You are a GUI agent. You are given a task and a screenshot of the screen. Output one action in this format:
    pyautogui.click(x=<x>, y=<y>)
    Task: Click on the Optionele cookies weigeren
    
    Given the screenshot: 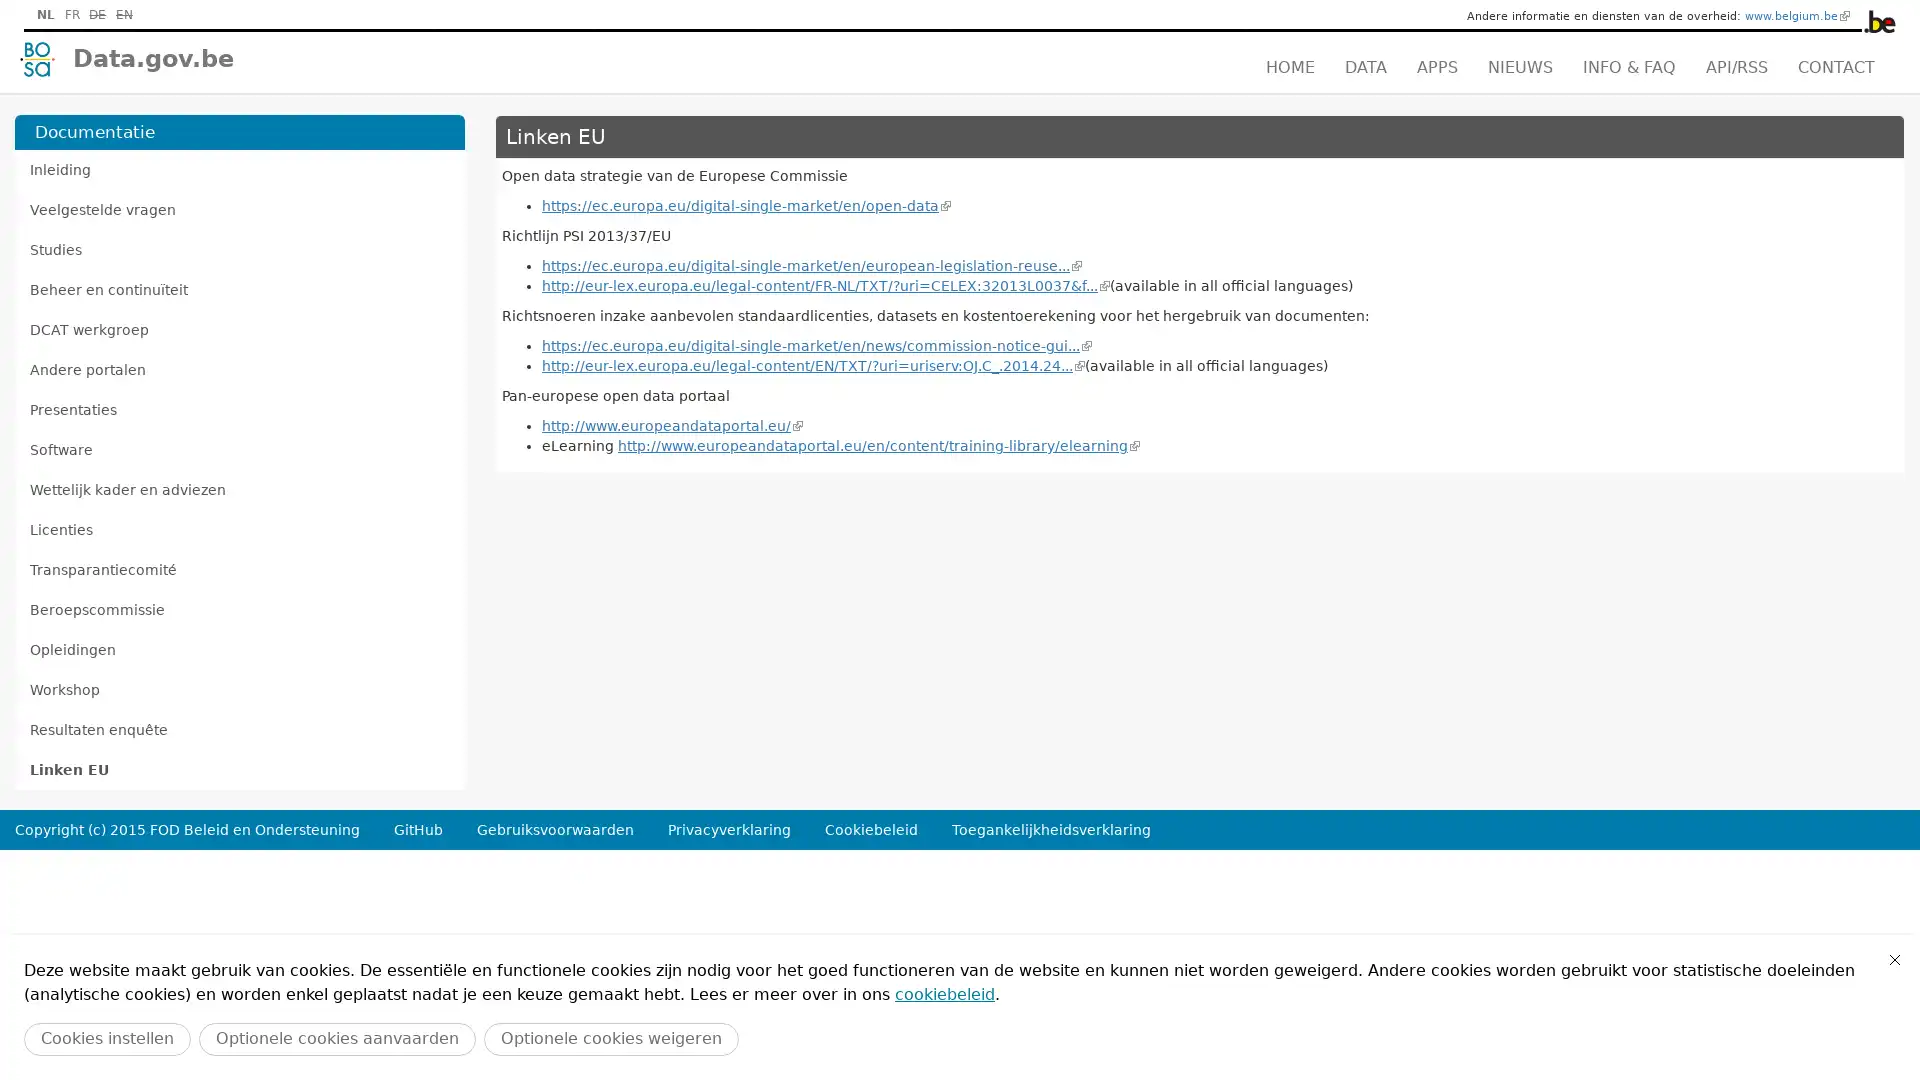 What is the action you would take?
    pyautogui.click(x=610, y=1038)
    